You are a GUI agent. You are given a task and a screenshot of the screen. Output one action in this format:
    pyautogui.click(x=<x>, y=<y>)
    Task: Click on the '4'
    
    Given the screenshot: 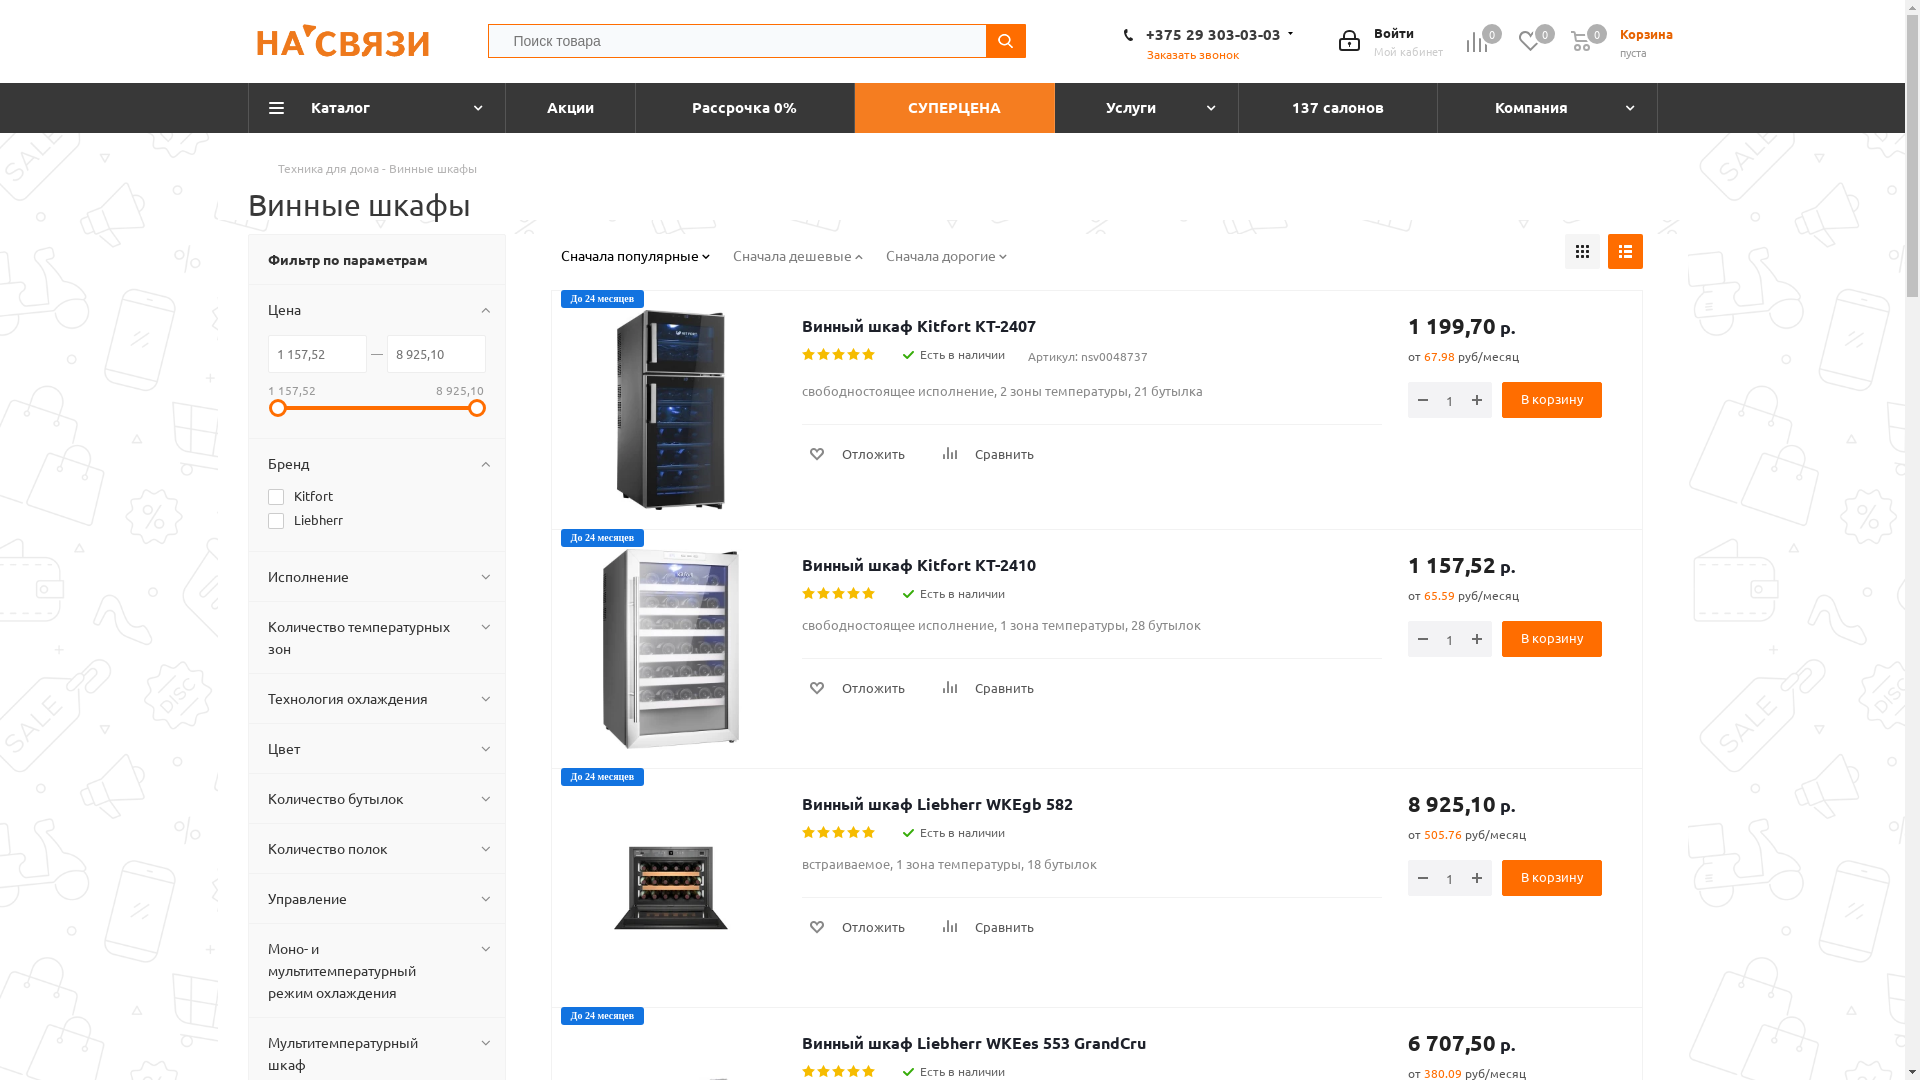 What is the action you would take?
    pyautogui.click(x=853, y=353)
    